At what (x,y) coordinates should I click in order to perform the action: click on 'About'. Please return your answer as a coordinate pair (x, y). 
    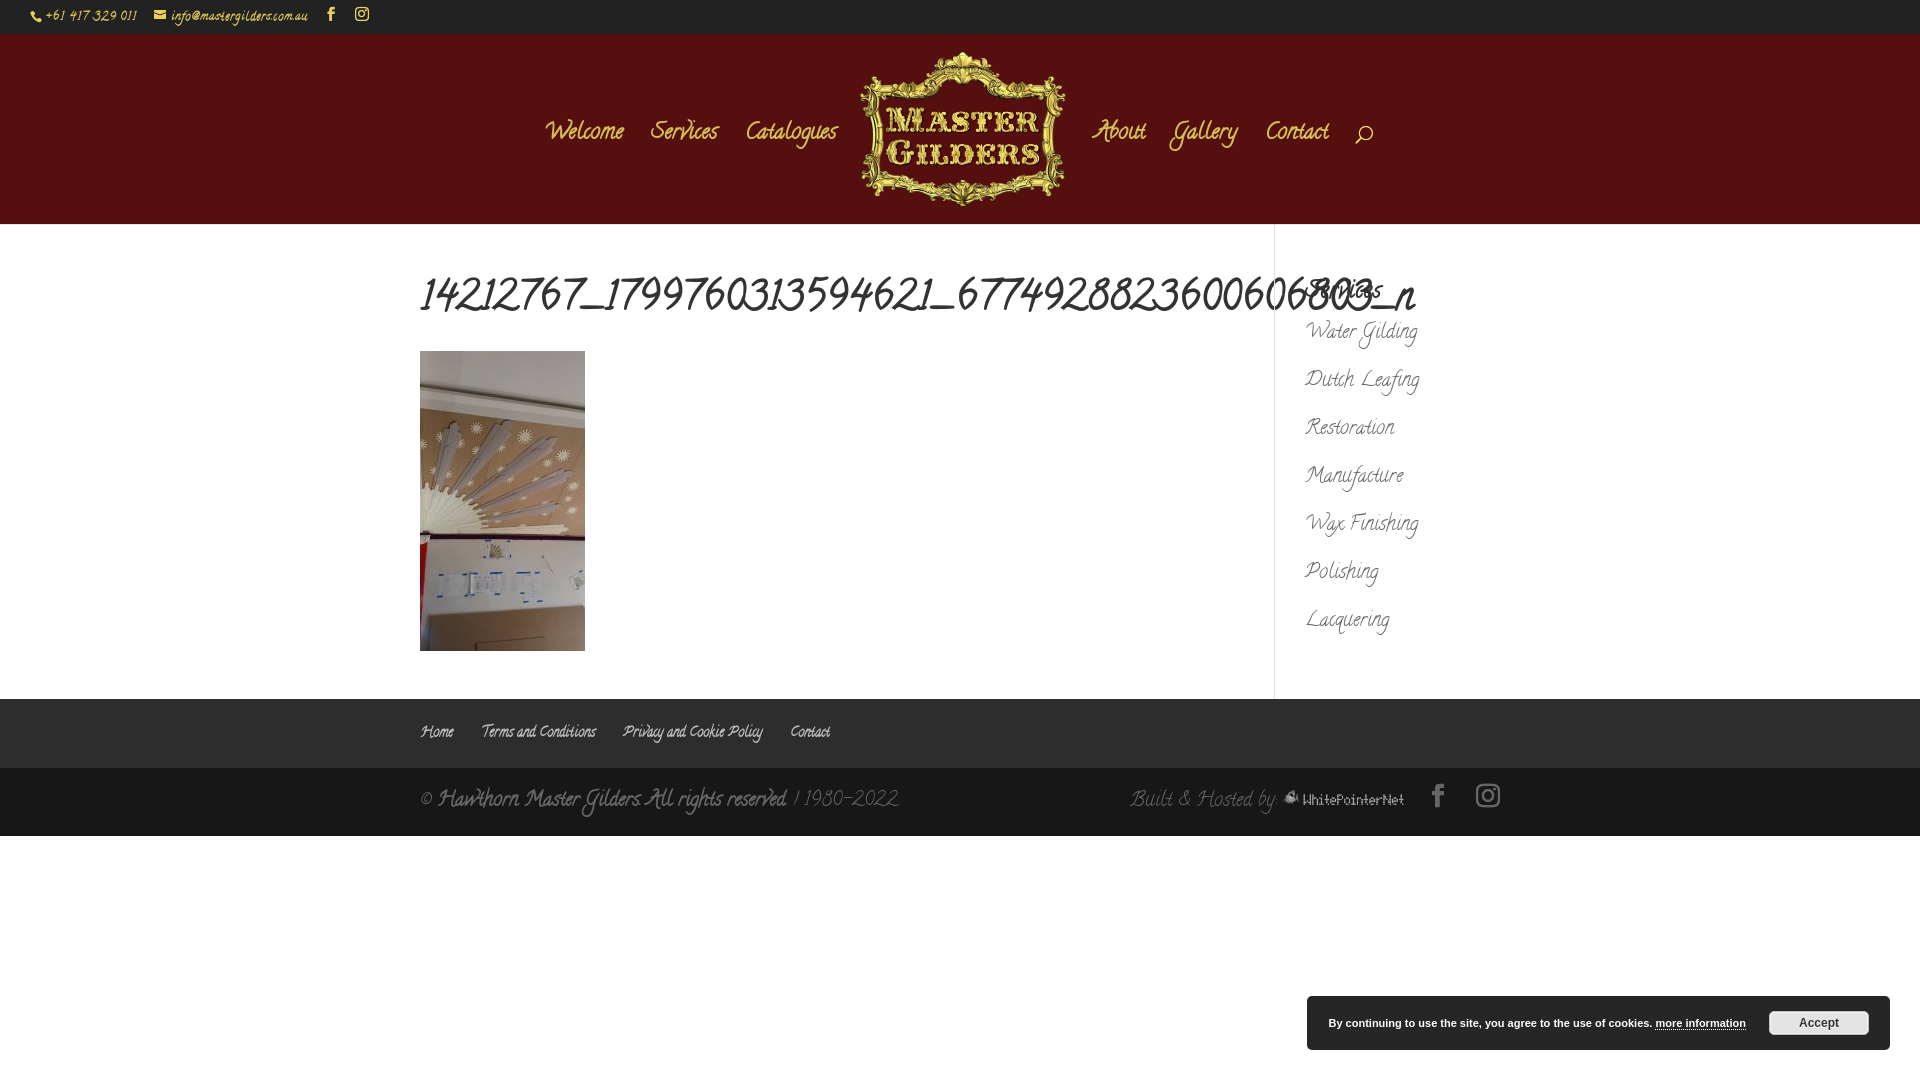
    Looking at the image, I should click on (1118, 174).